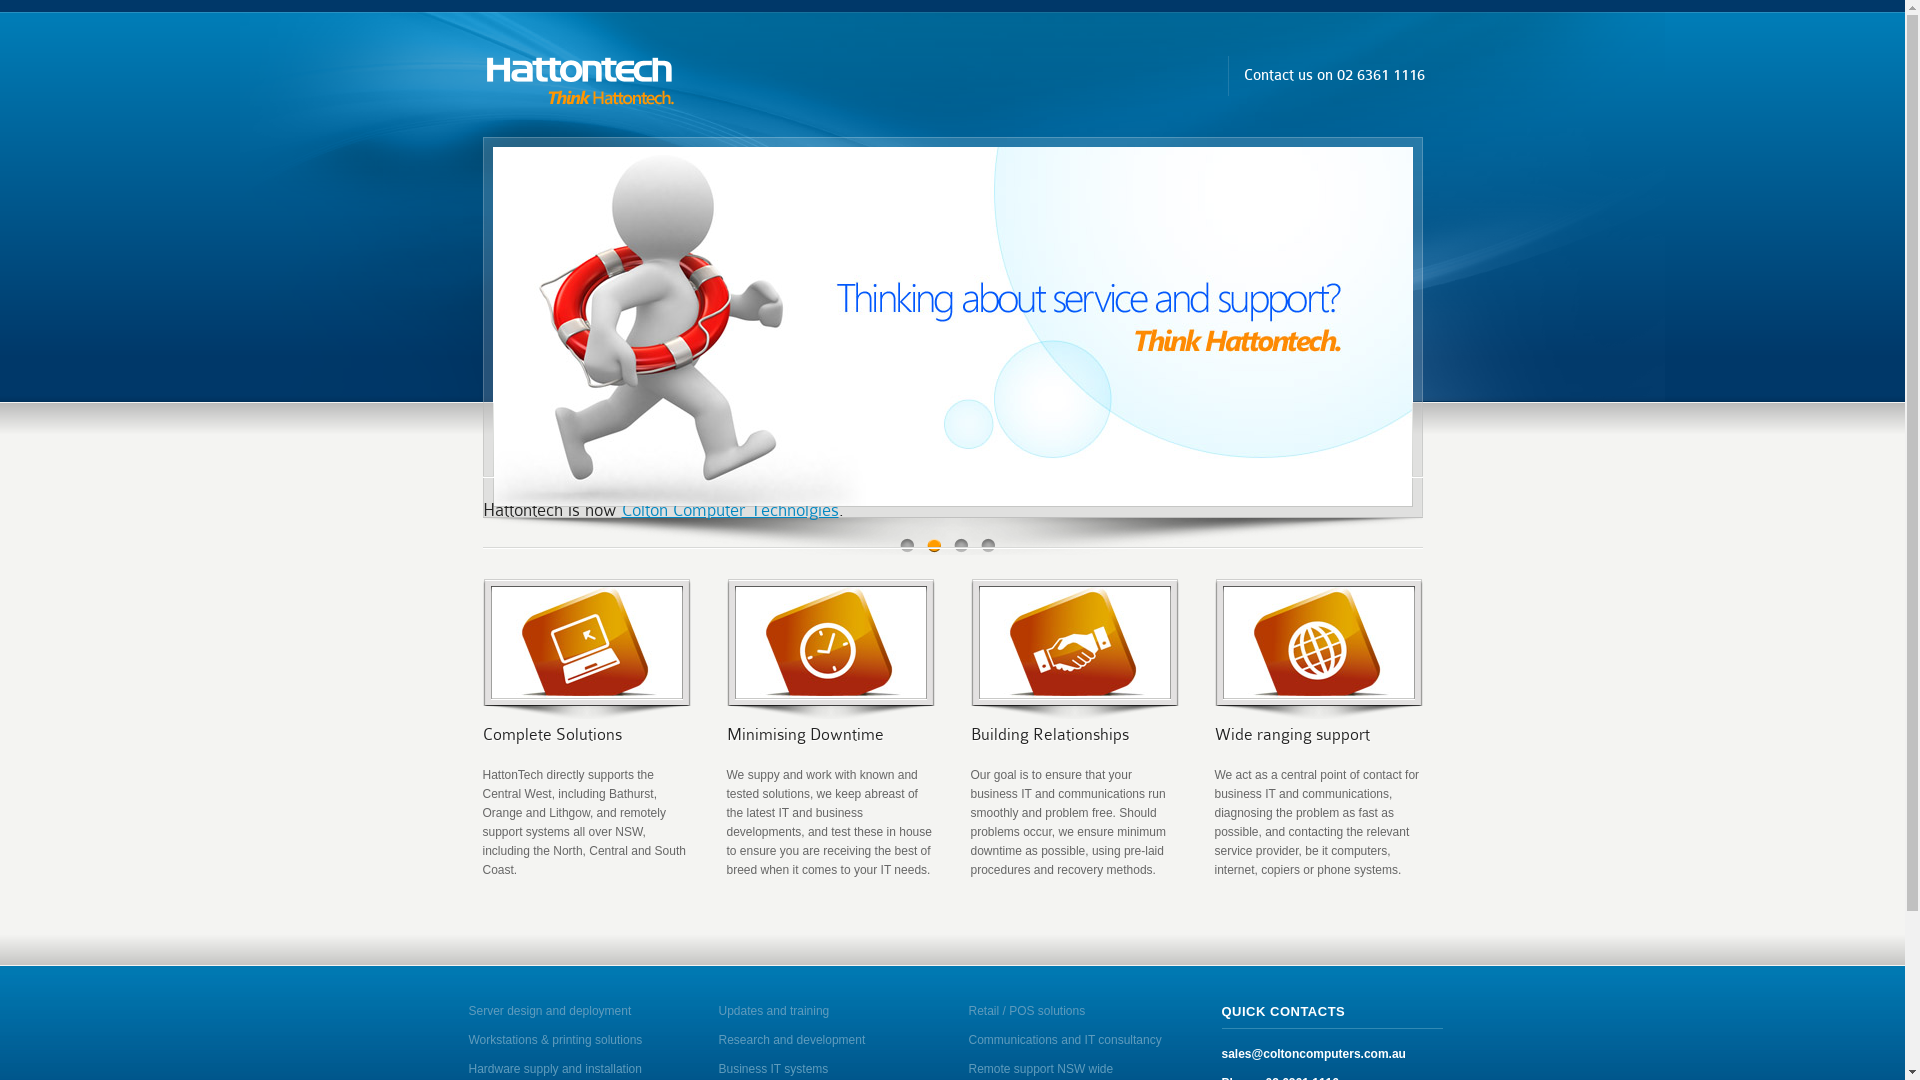 The image size is (1920, 1080). Describe the element at coordinates (1221, 1052) in the screenshot. I see `'sales@coltoncomputers.com.au'` at that location.